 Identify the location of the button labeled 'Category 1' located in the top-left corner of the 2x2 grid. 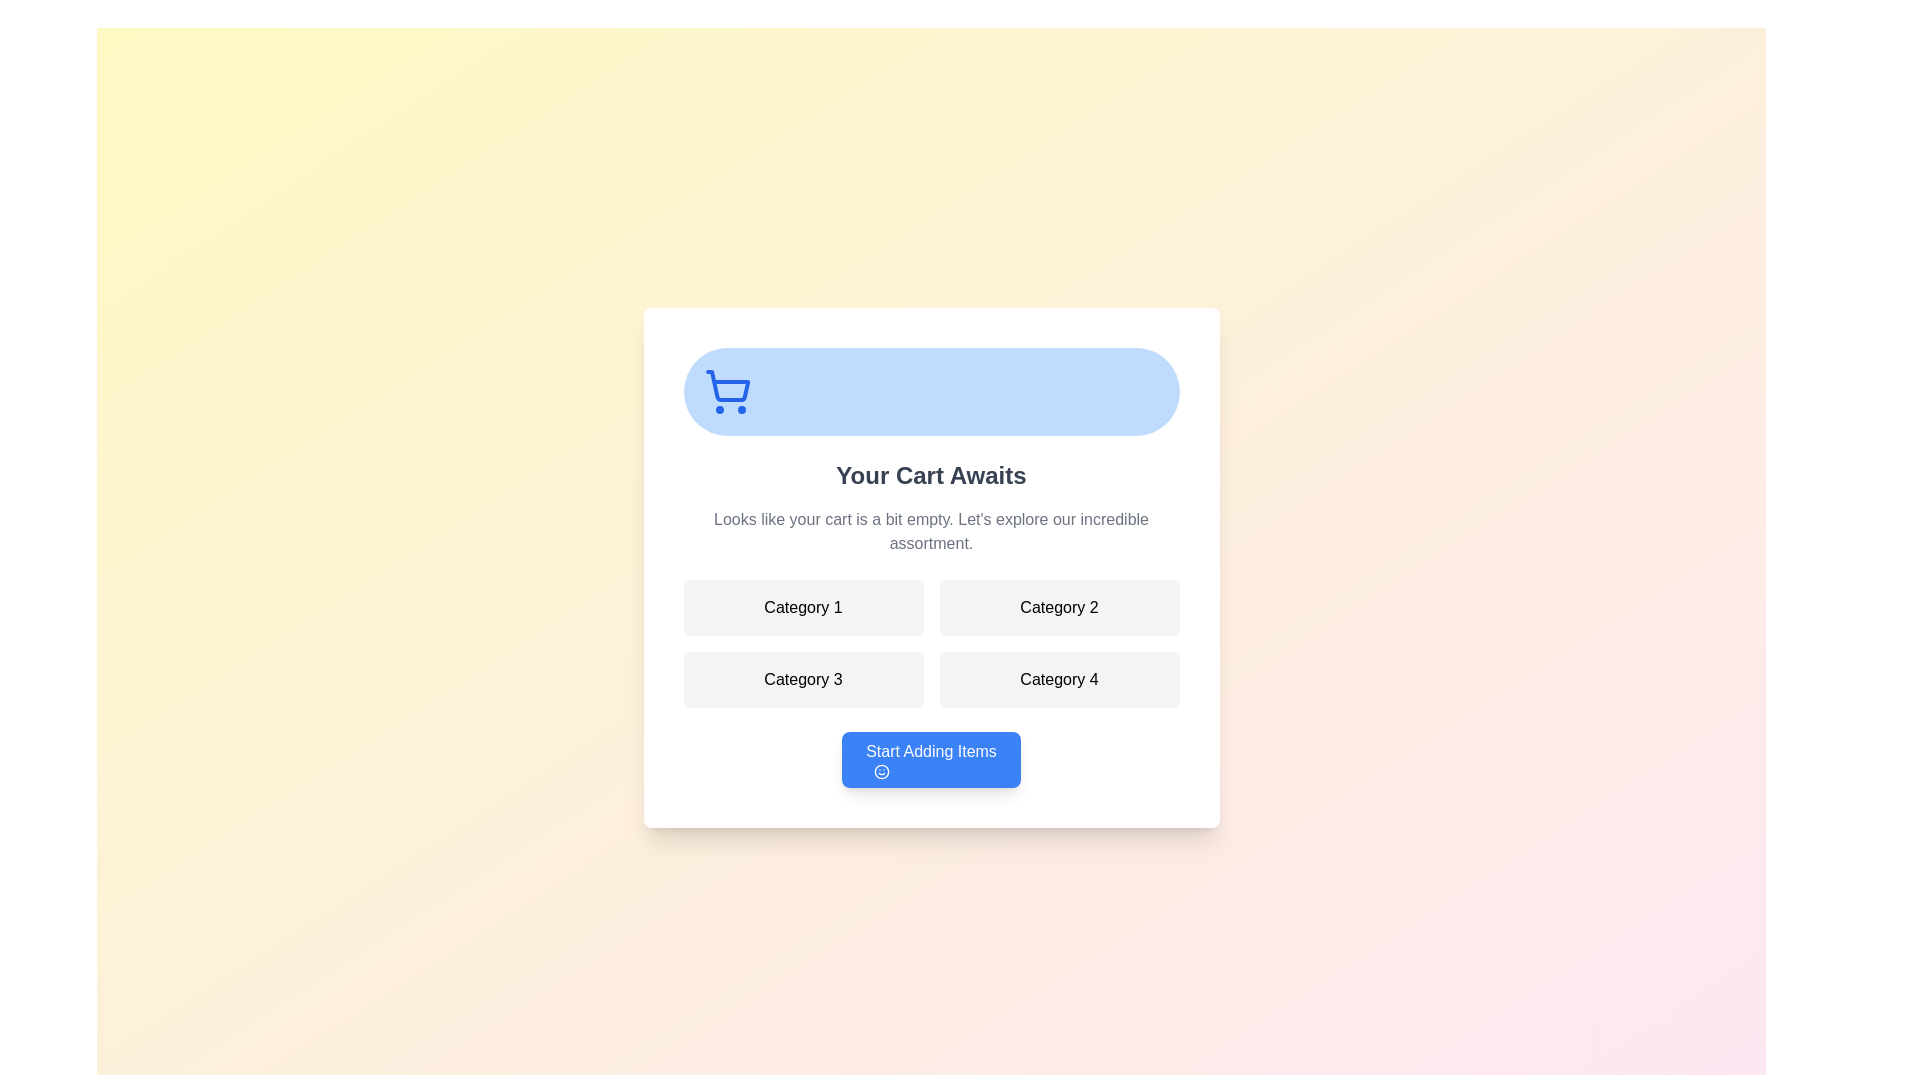
(803, 607).